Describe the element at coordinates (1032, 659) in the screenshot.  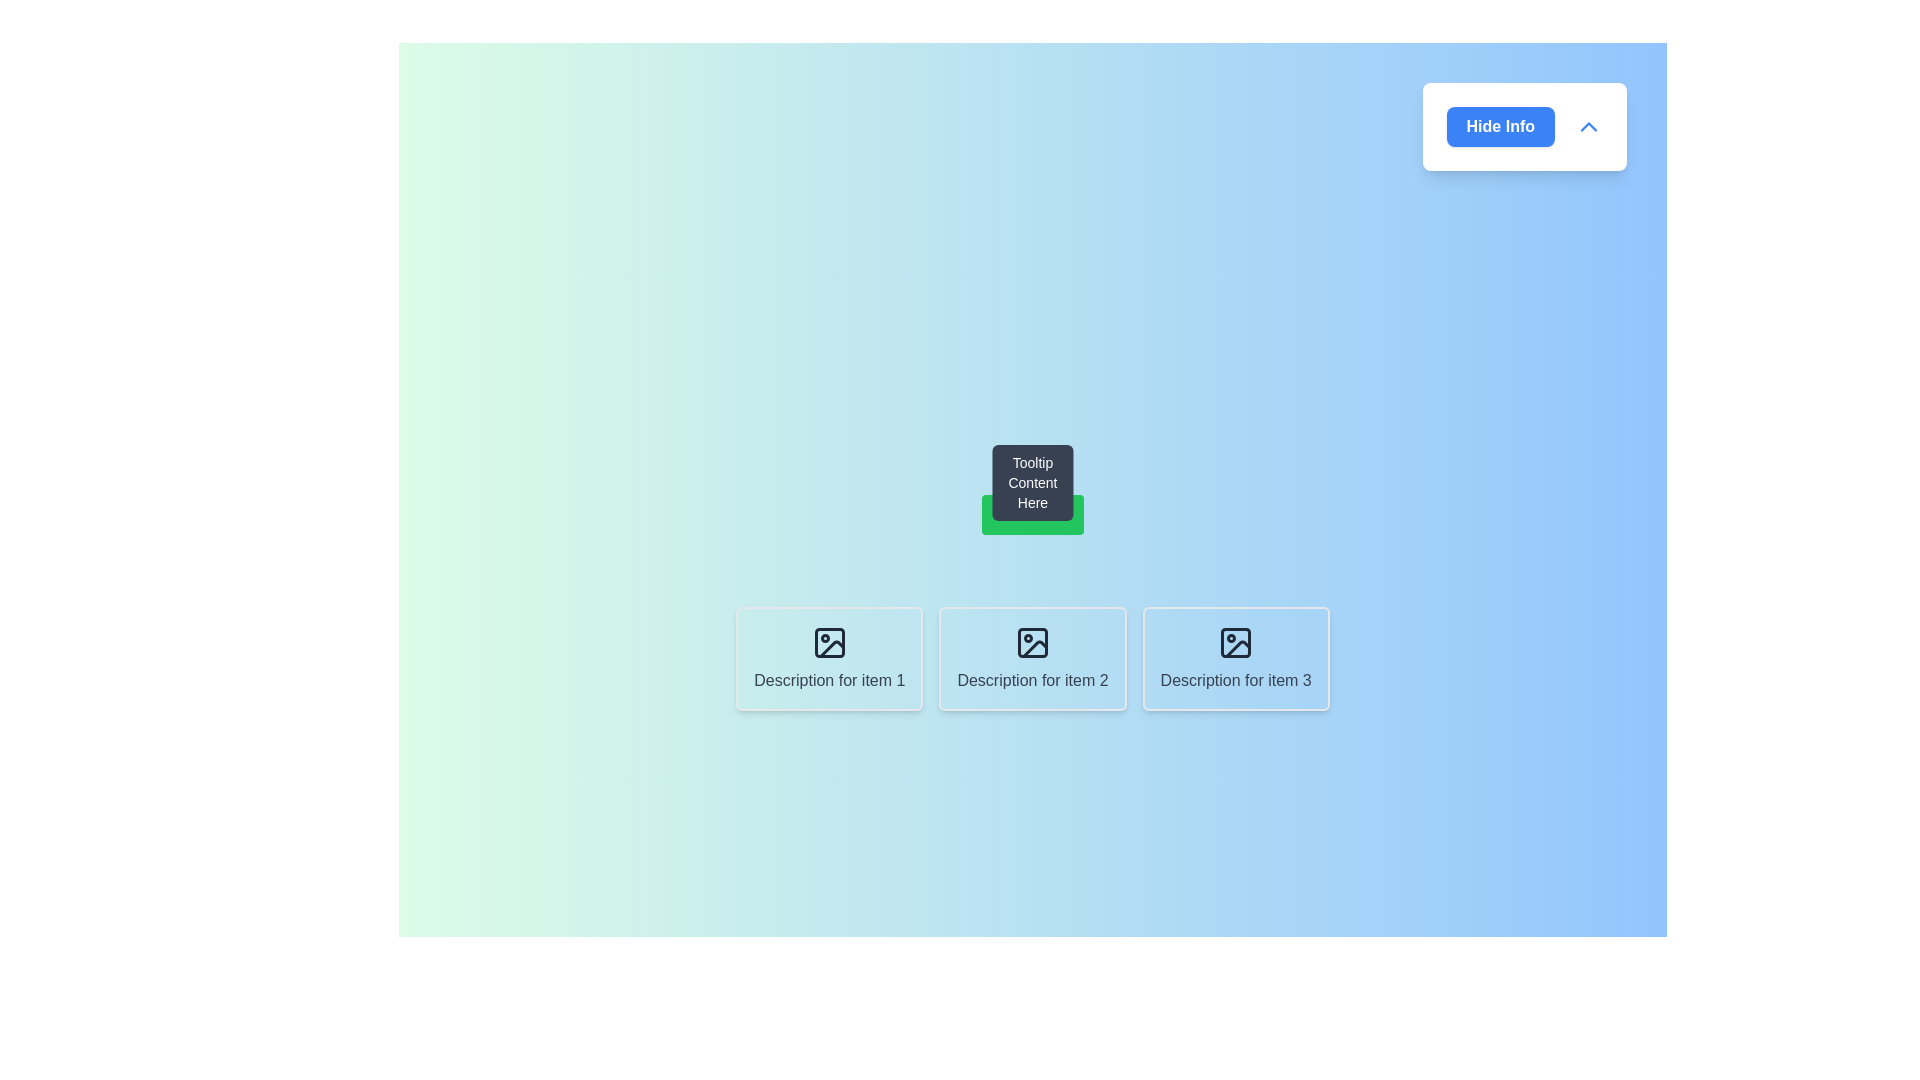
I see `the second Card component in the horizontal grid` at that location.